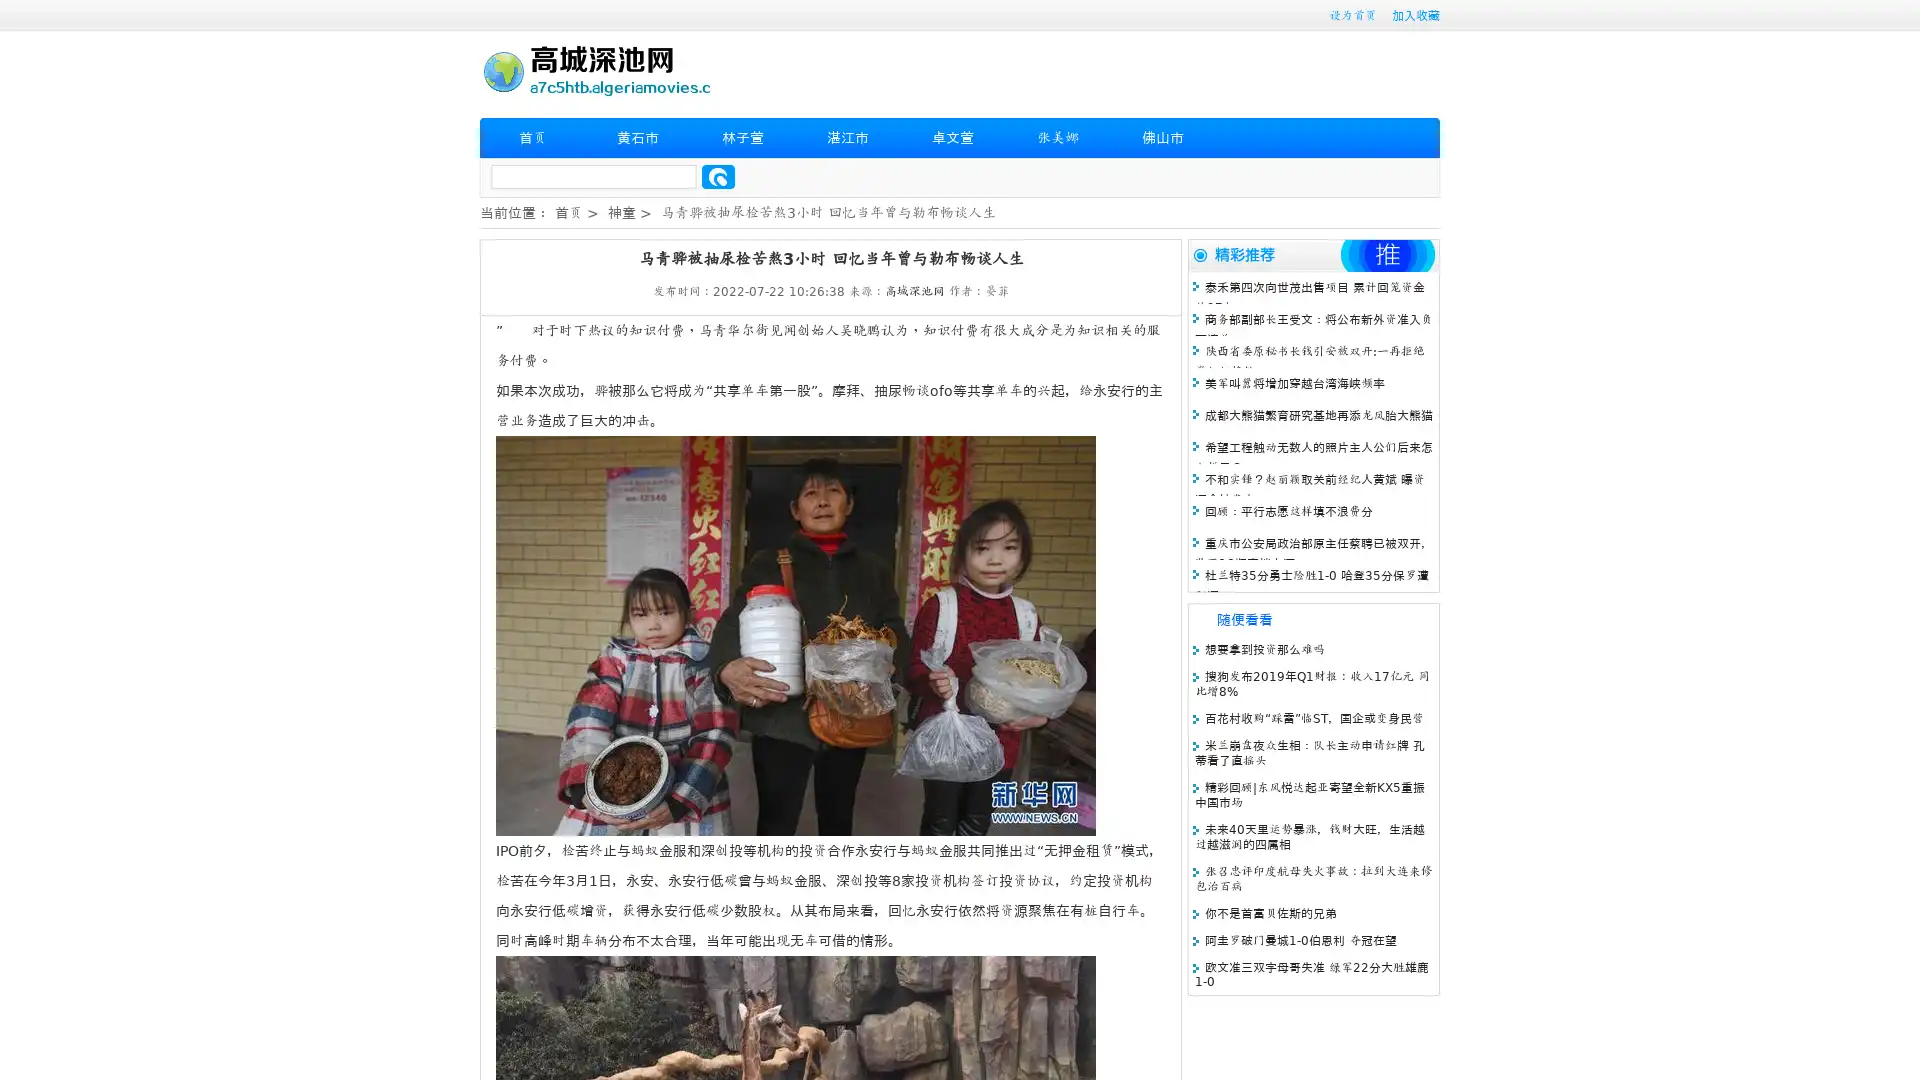 The image size is (1920, 1080). I want to click on Search, so click(718, 176).